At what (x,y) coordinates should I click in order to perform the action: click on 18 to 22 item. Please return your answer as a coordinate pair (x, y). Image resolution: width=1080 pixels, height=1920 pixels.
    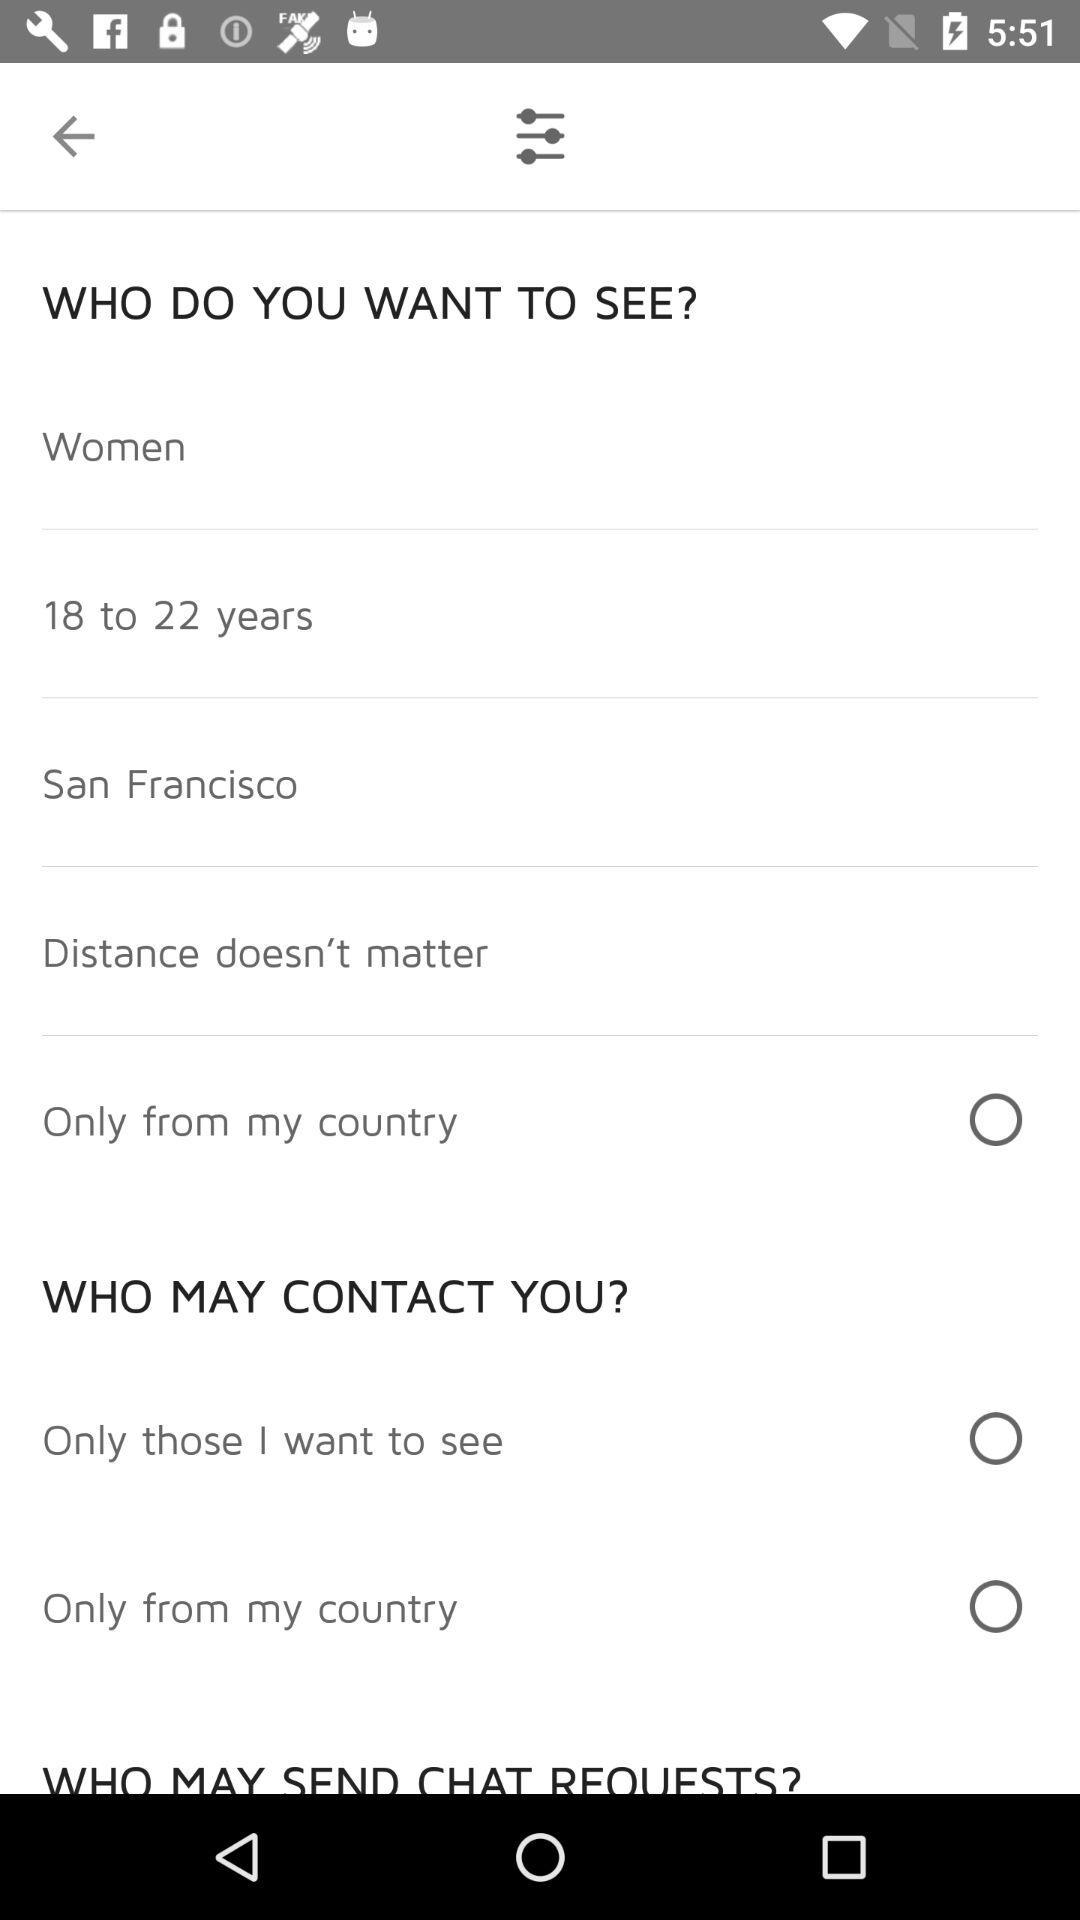
    Looking at the image, I should click on (176, 612).